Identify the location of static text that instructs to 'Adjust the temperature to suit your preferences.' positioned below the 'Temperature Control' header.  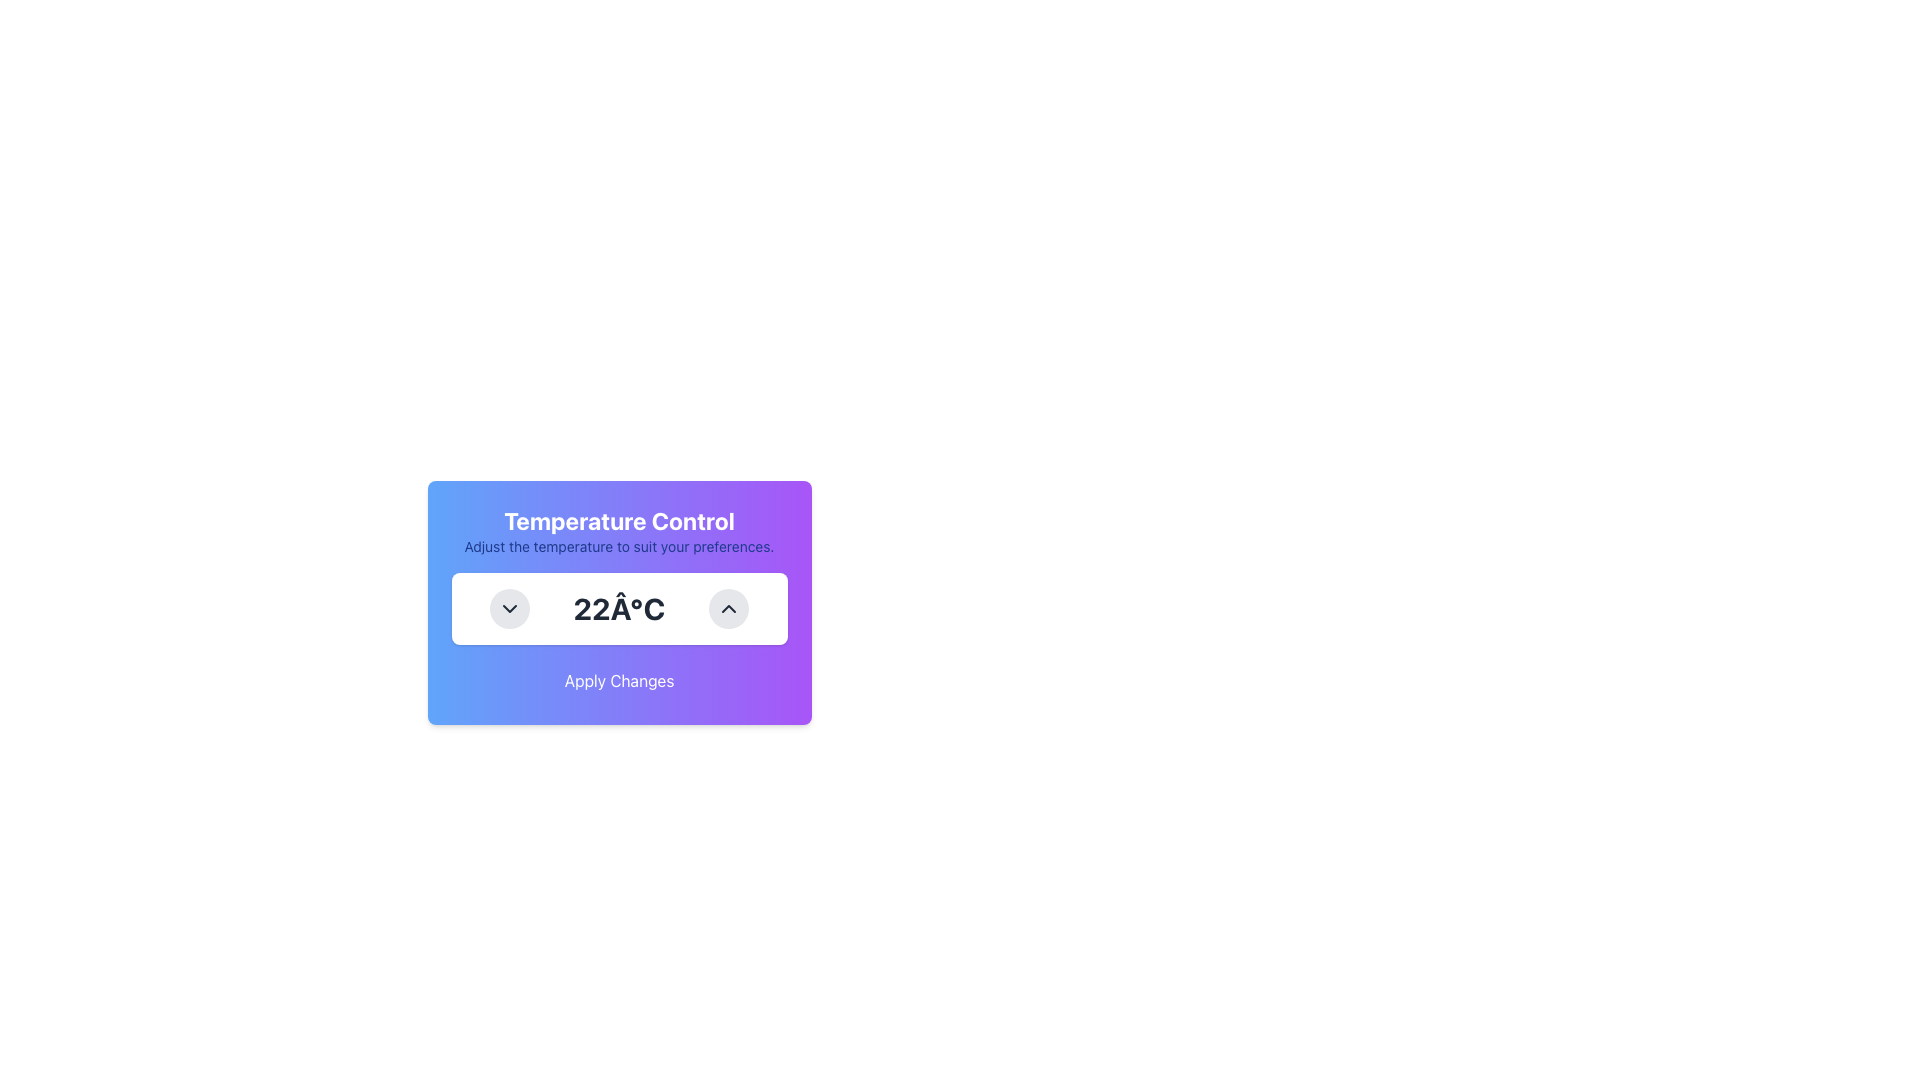
(618, 547).